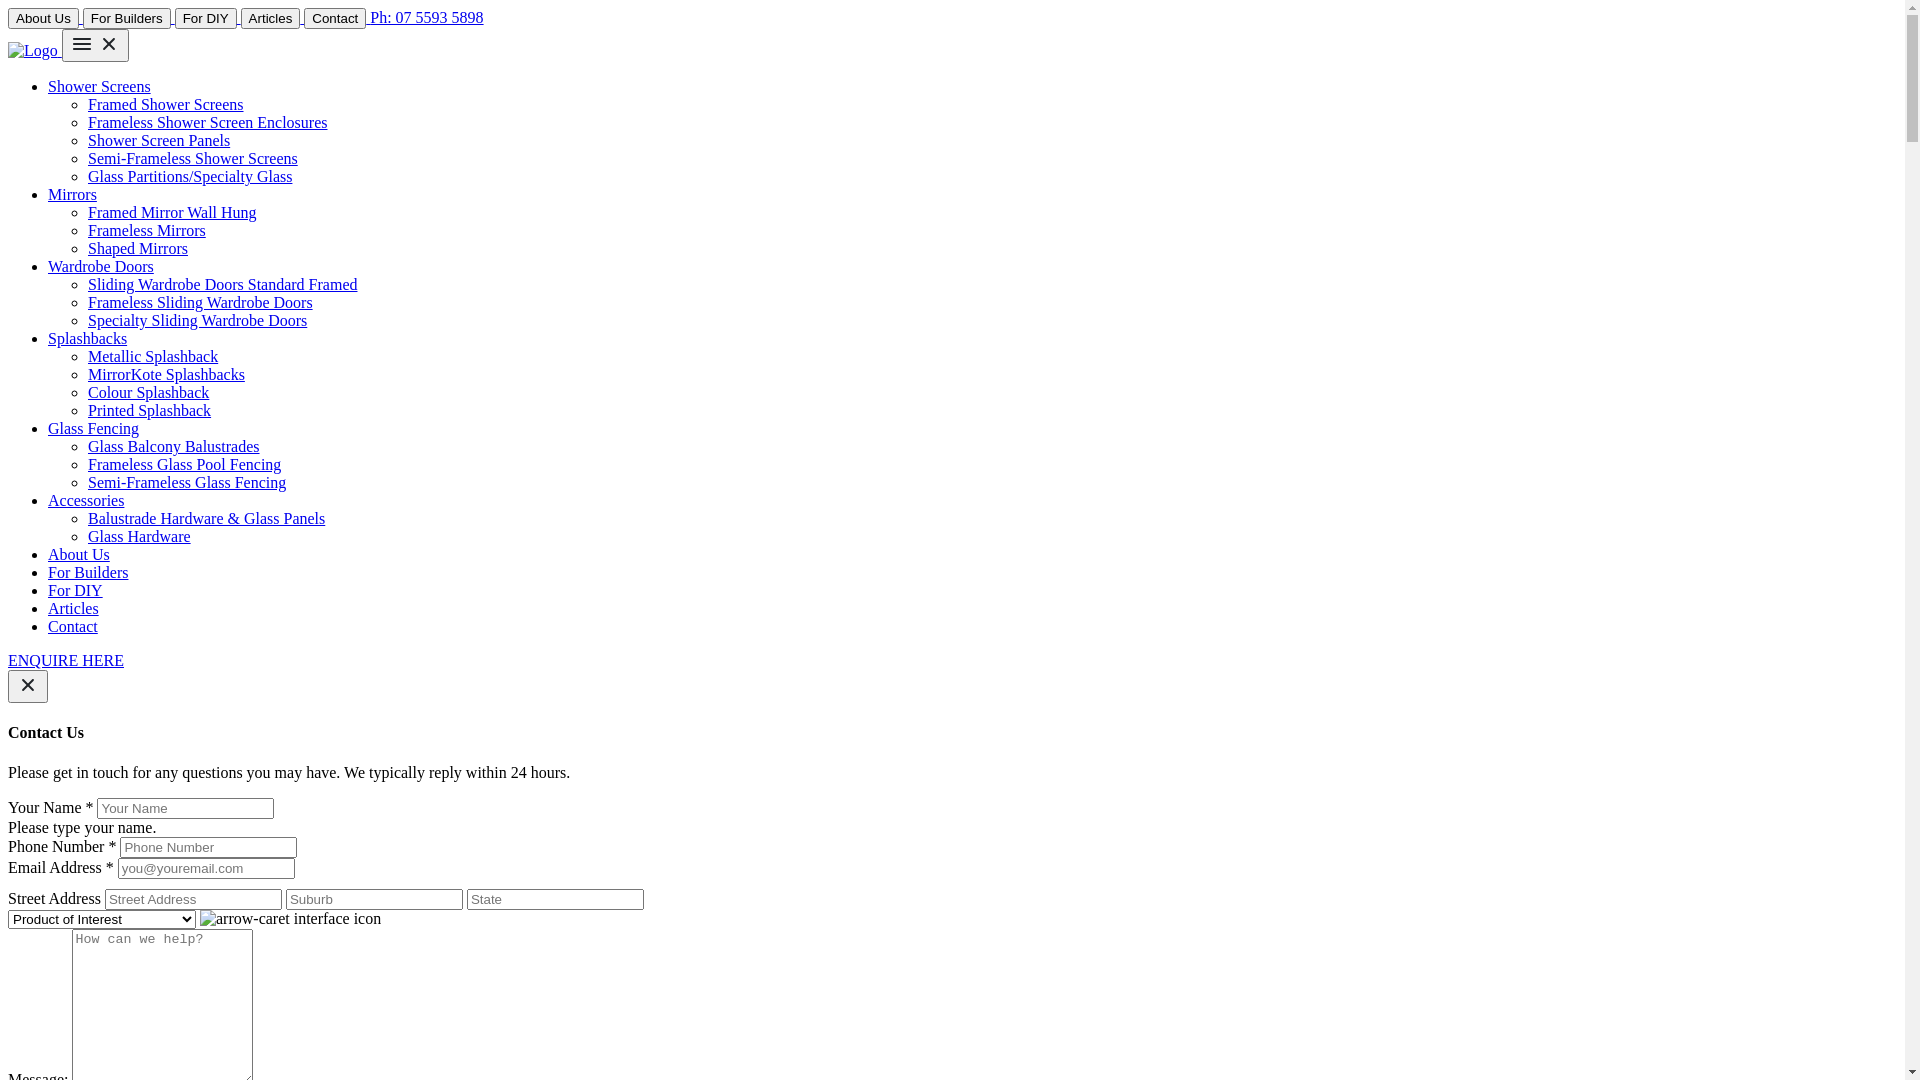 The image size is (1920, 1080). Describe the element at coordinates (272, 17) in the screenshot. I see `'Articles'` at that location.